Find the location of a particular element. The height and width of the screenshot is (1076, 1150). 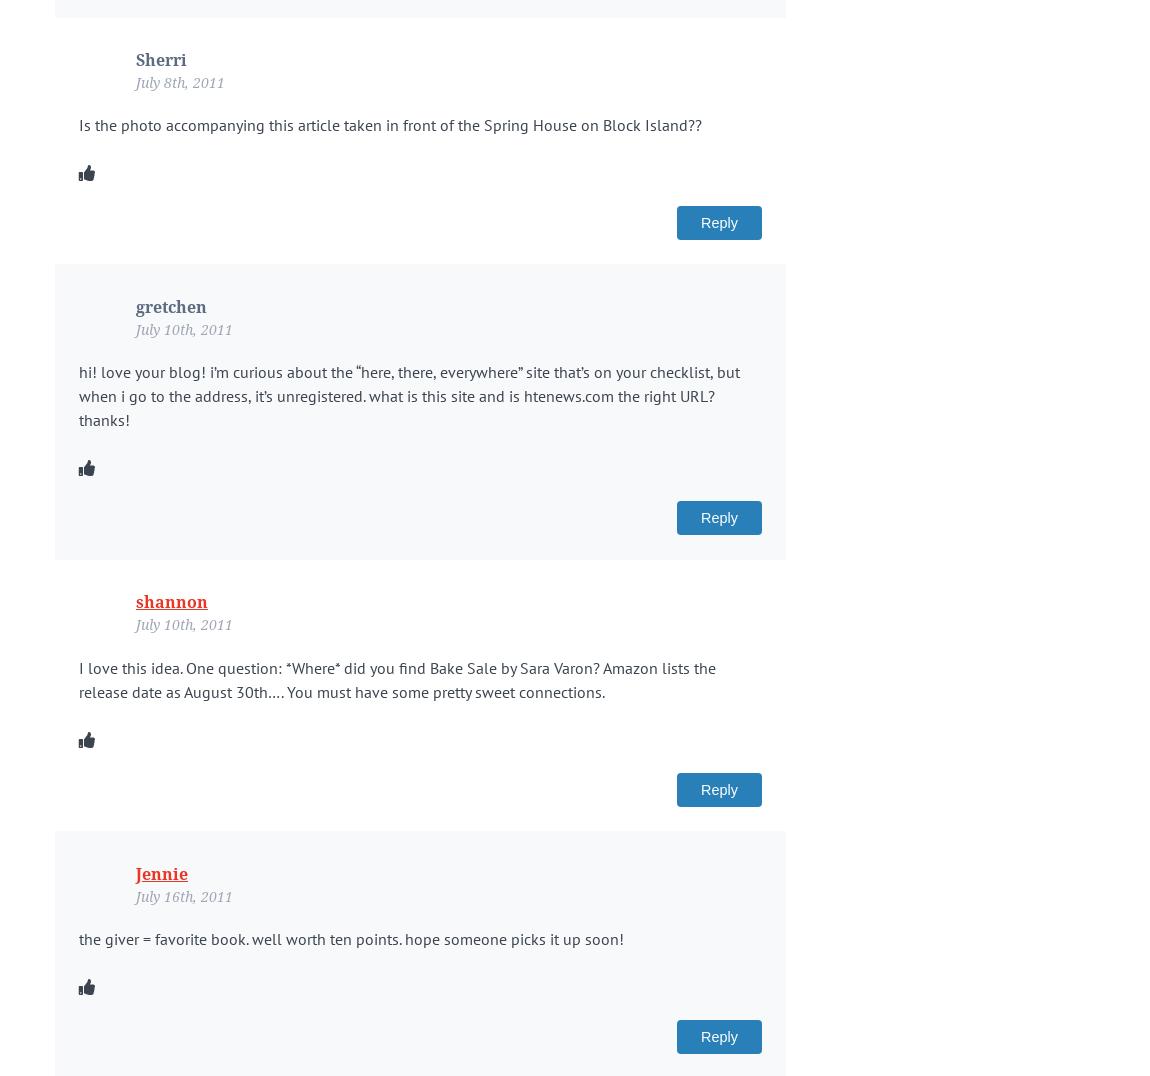

'July 8th, 2011' is located at coordinates (179, 81).